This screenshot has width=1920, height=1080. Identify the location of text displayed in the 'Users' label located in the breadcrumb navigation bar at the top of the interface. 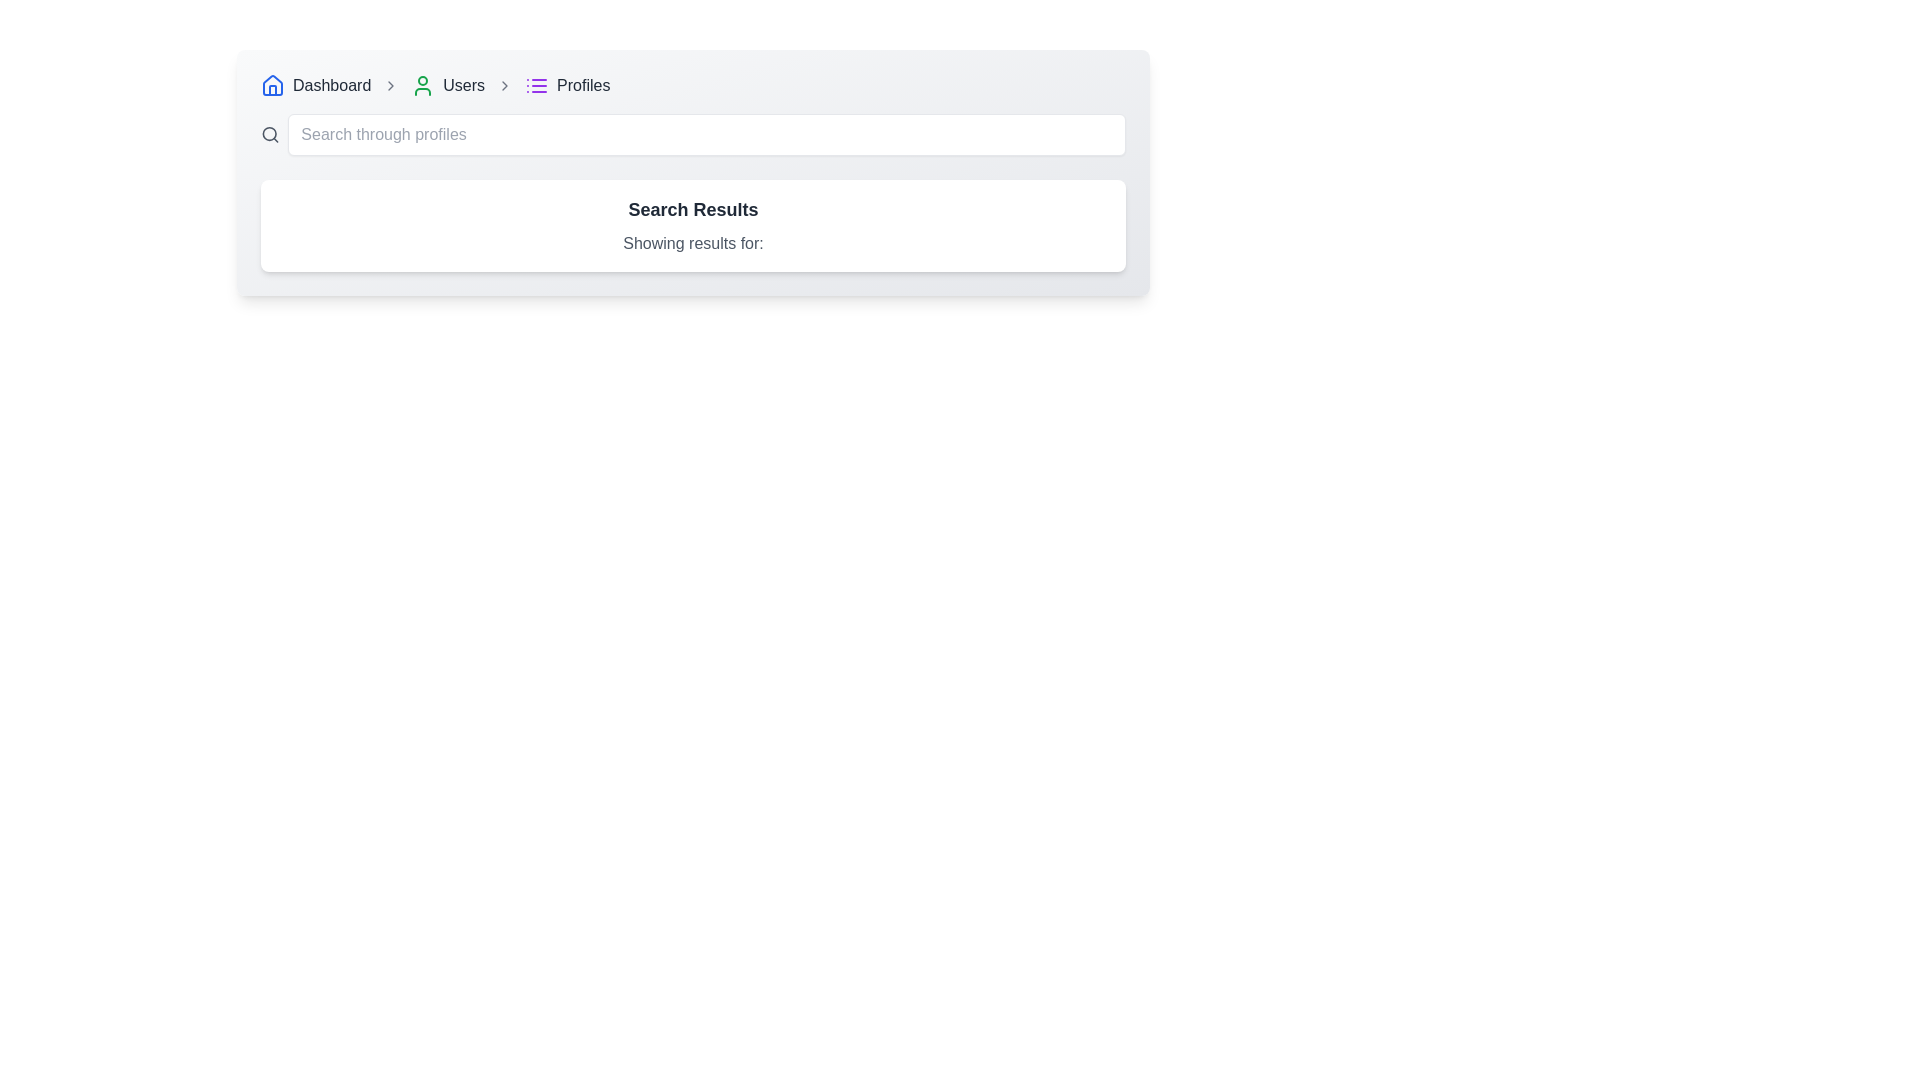
(463, 84).